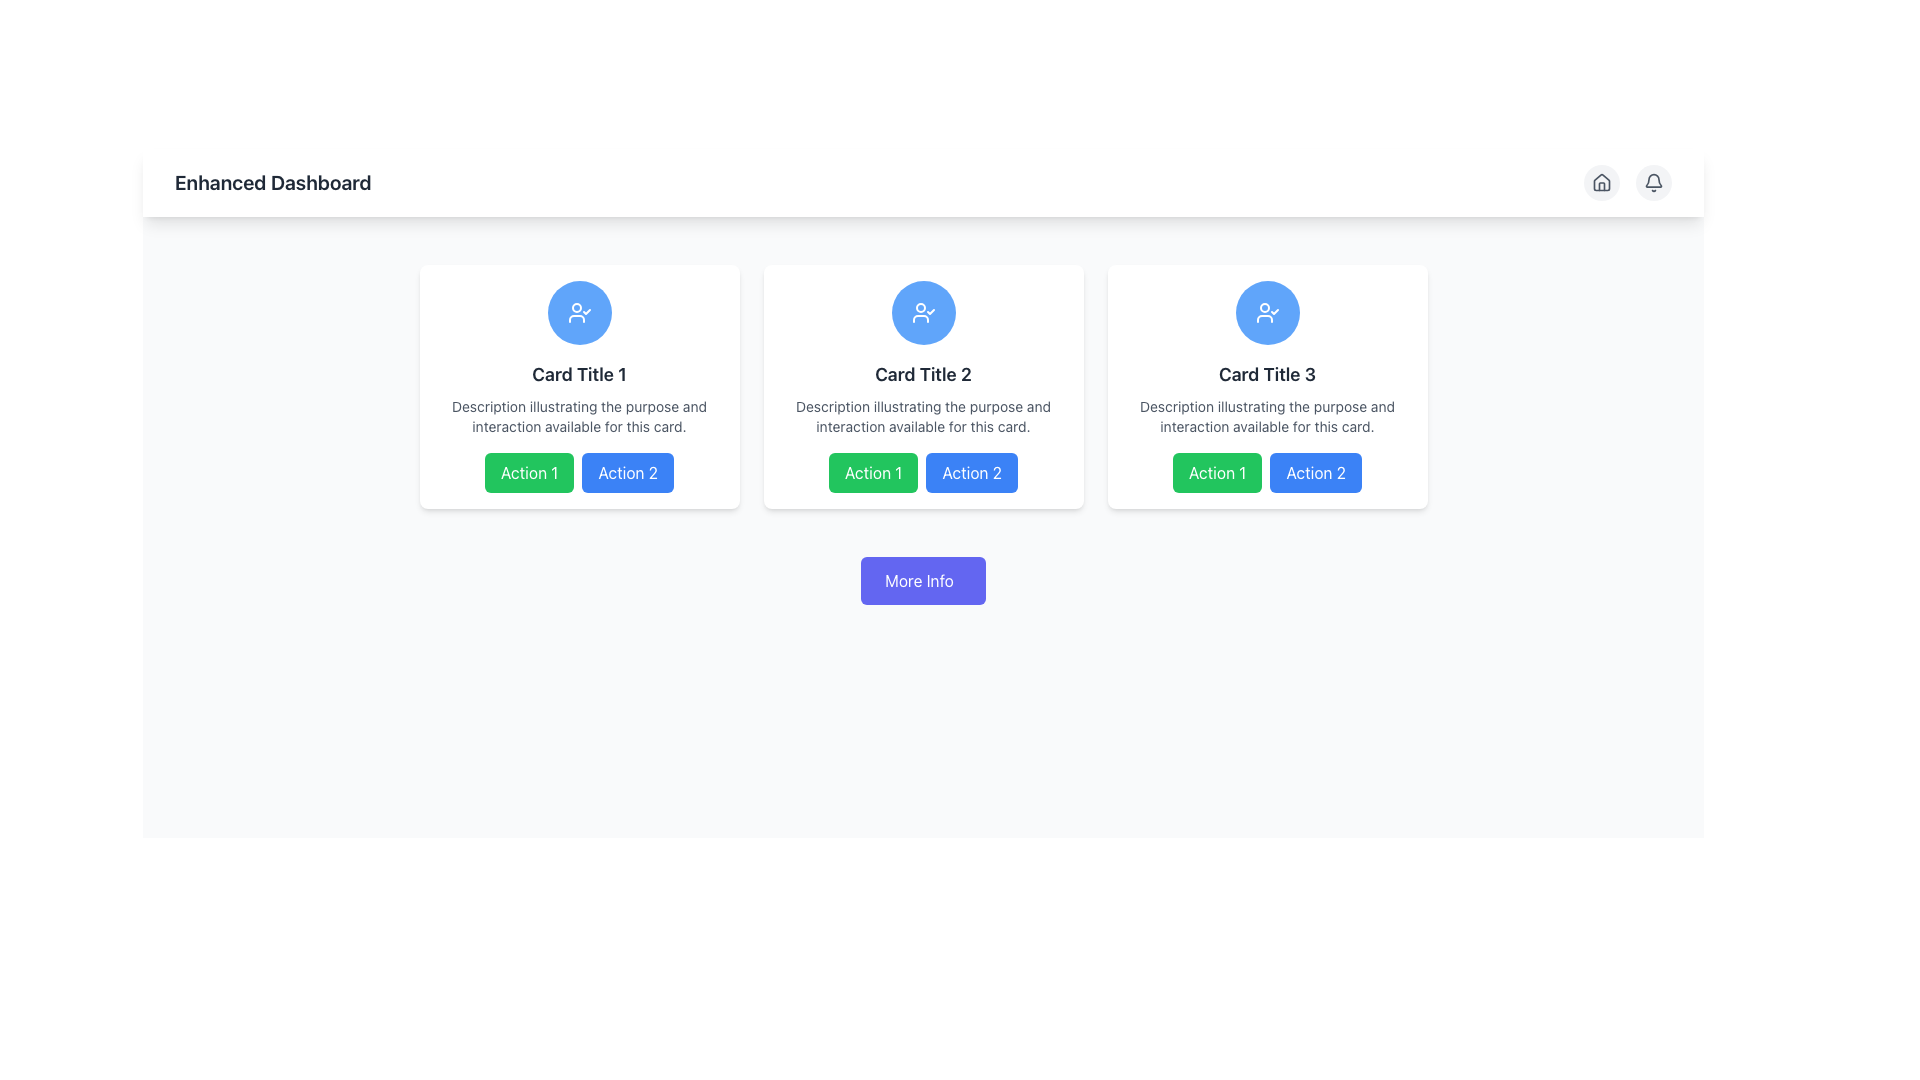  What do you see at coordinates (1266, 415) in the screenshot?
I see `the description text block located centrally beneath 'Card Title 3' and above 'Action 1' and 'Action 2' buttons in the third card of a horizontal series` at bounding box center [1266, 415].